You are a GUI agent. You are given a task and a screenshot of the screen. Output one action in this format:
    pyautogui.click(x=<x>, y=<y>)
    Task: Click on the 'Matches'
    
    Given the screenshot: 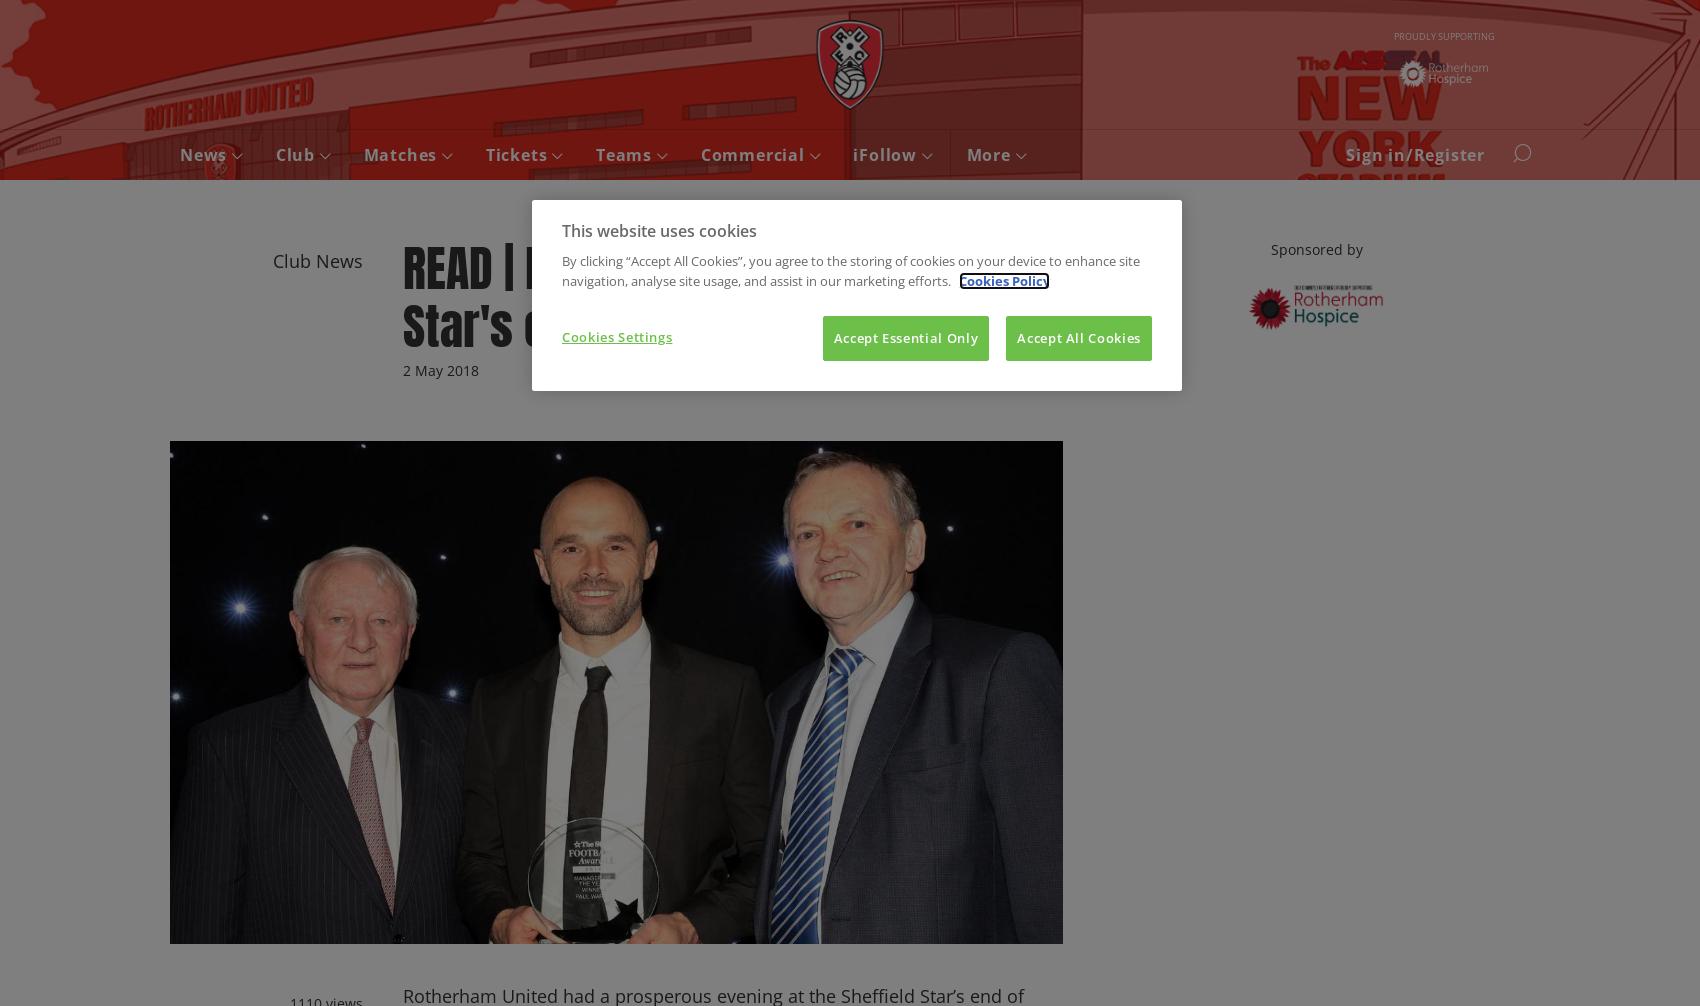 What is the action you would take?
    pyautogui.click(x=401, y=155)
    